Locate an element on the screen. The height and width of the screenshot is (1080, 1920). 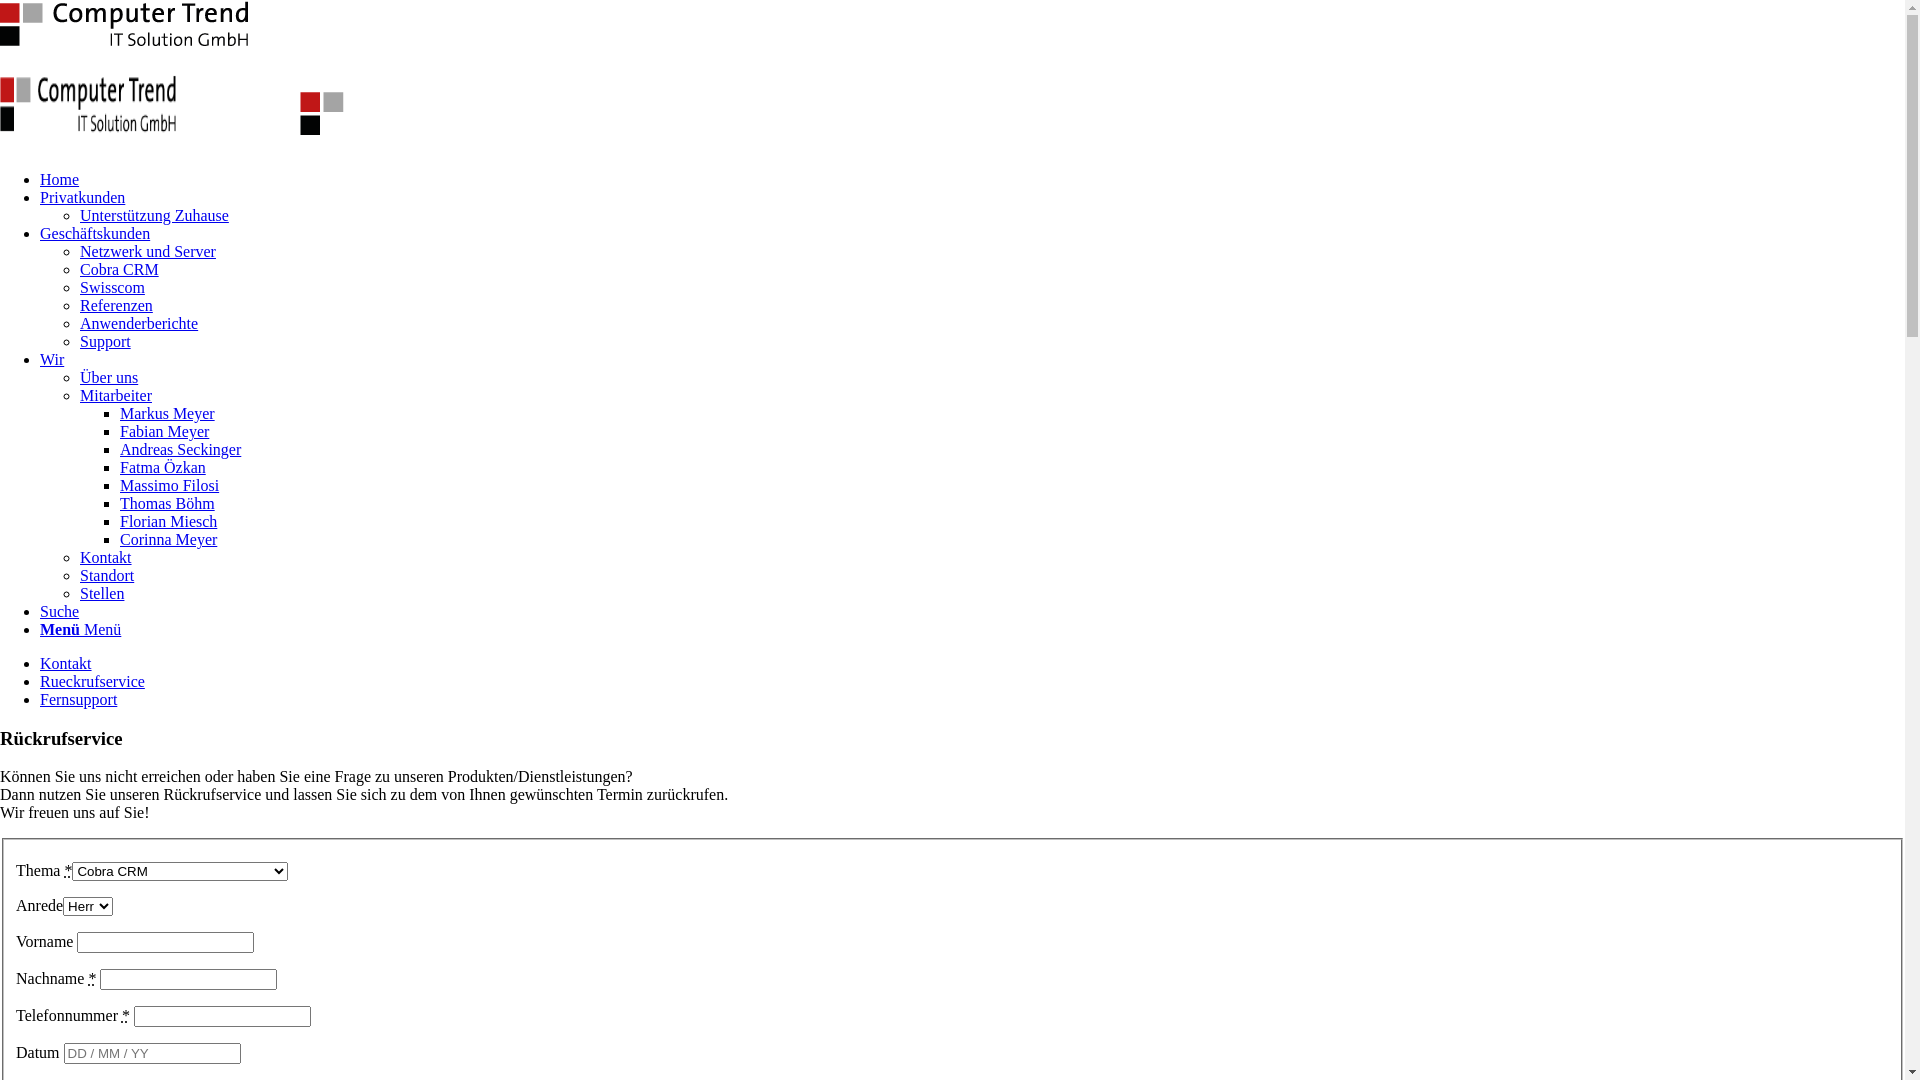
'Fernsupport' is located at coordinates (78, 698).